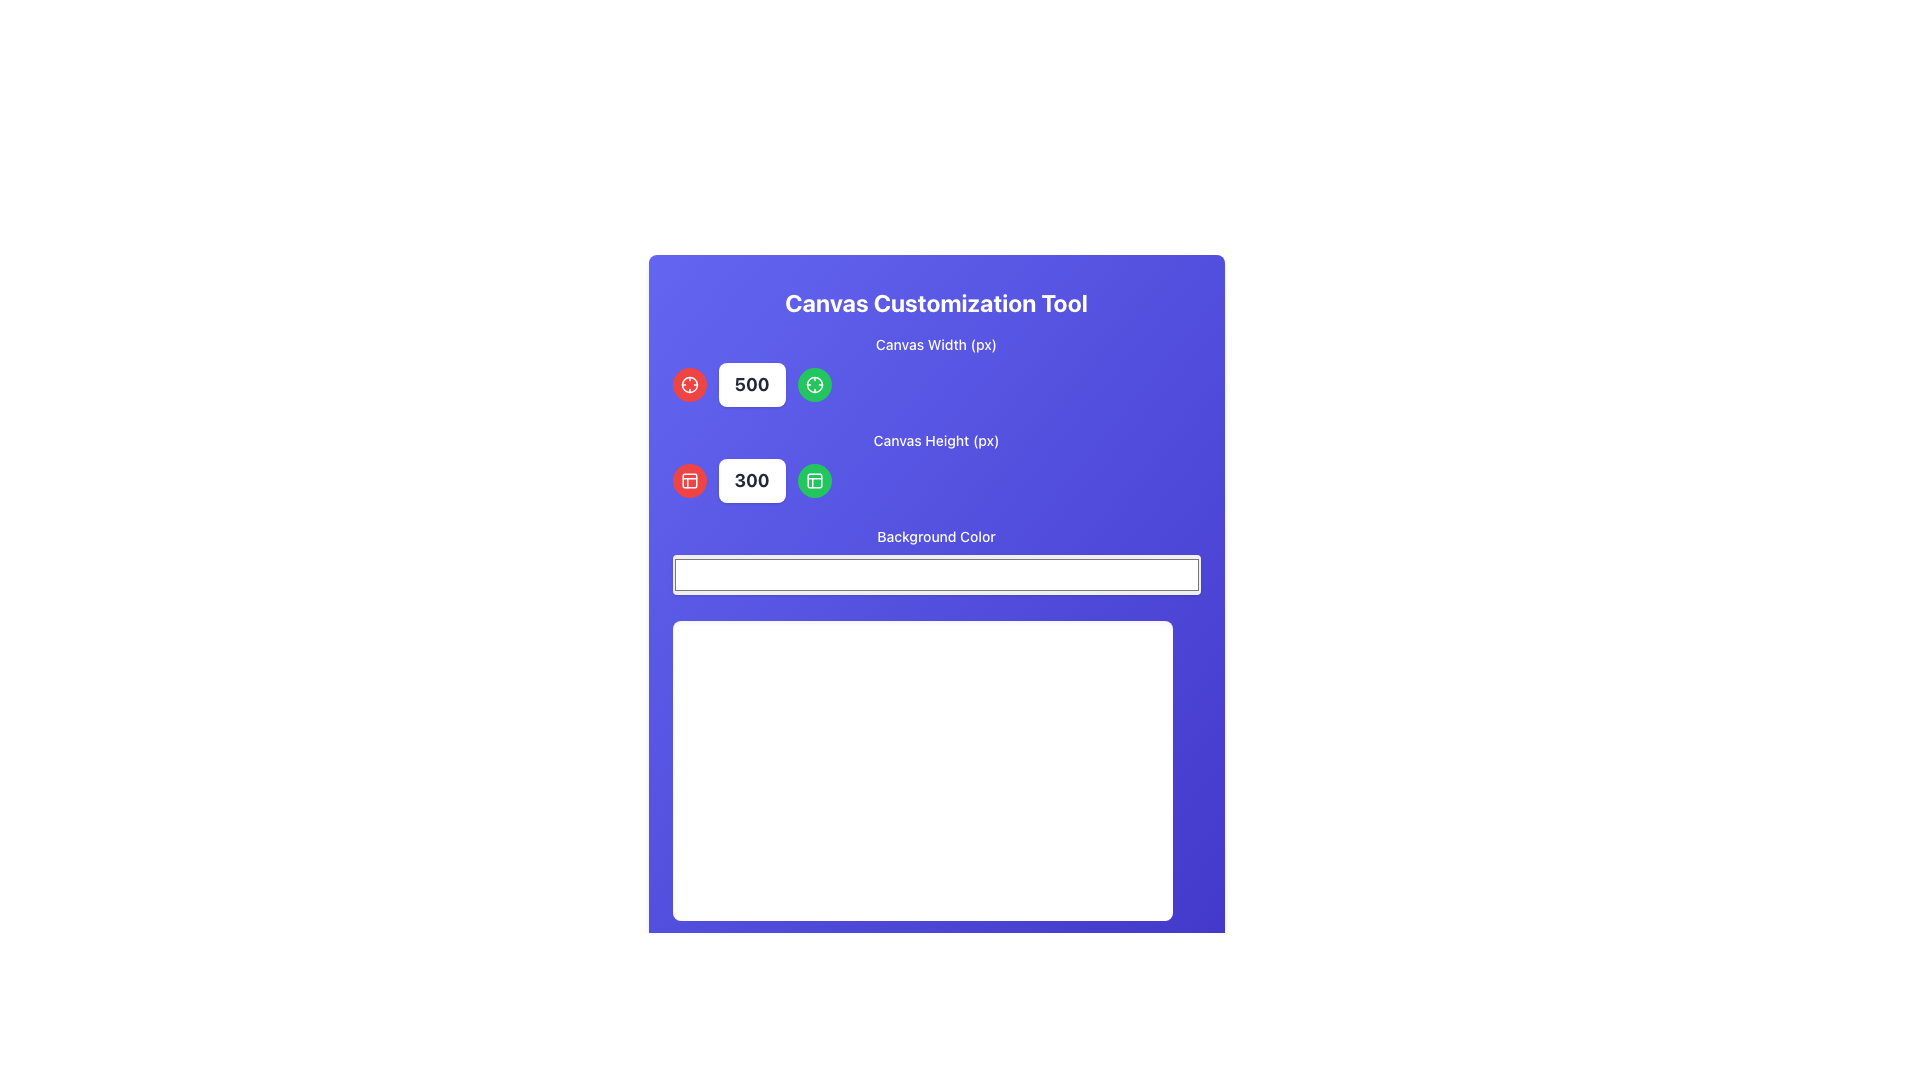  What do you see at coordinates (814, 385) in the screenshot?
I see `the circular button with a green background and a white crosshair icon, located immediately to the right of the 'Canvas Width (px)' input field displaying '500'` at bounding box center [814, 385].